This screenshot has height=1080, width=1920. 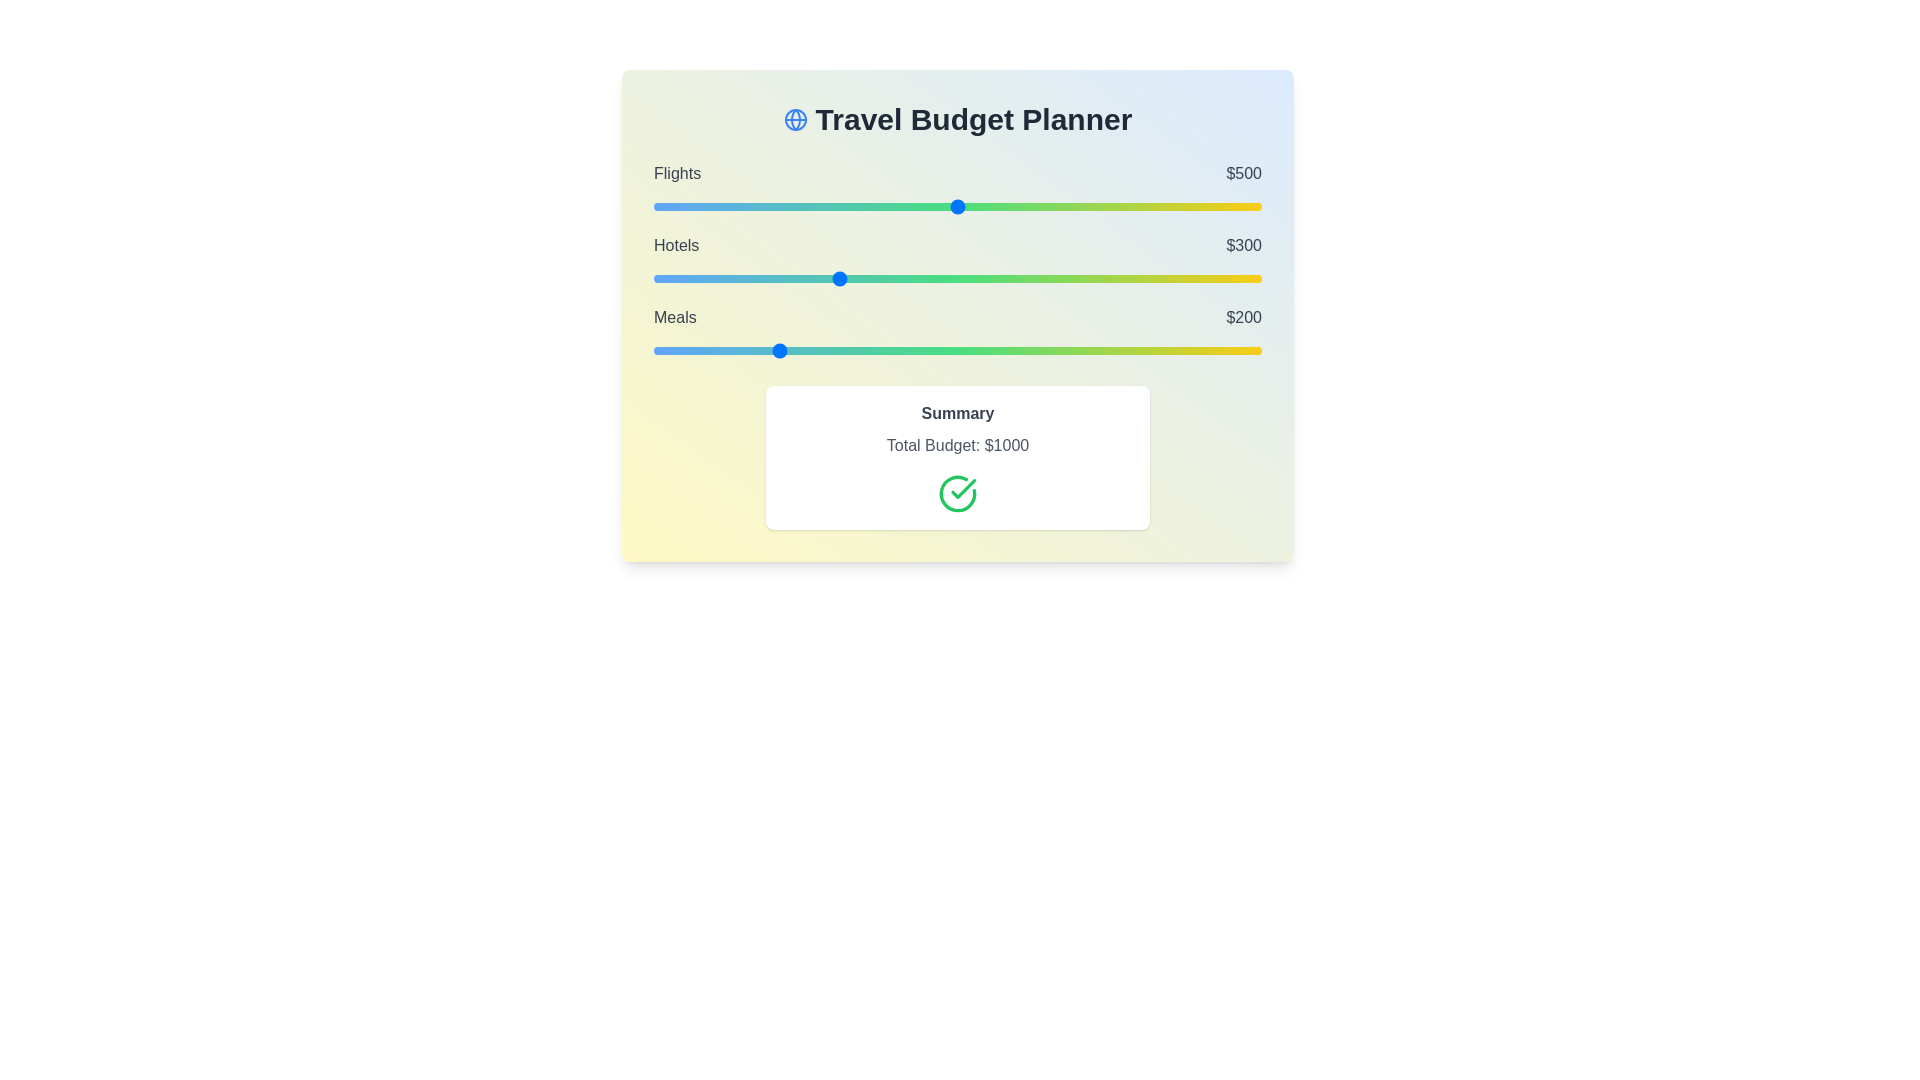 I want to click on the 'Flights' budget slider to 482, so click(x=946, y=207).